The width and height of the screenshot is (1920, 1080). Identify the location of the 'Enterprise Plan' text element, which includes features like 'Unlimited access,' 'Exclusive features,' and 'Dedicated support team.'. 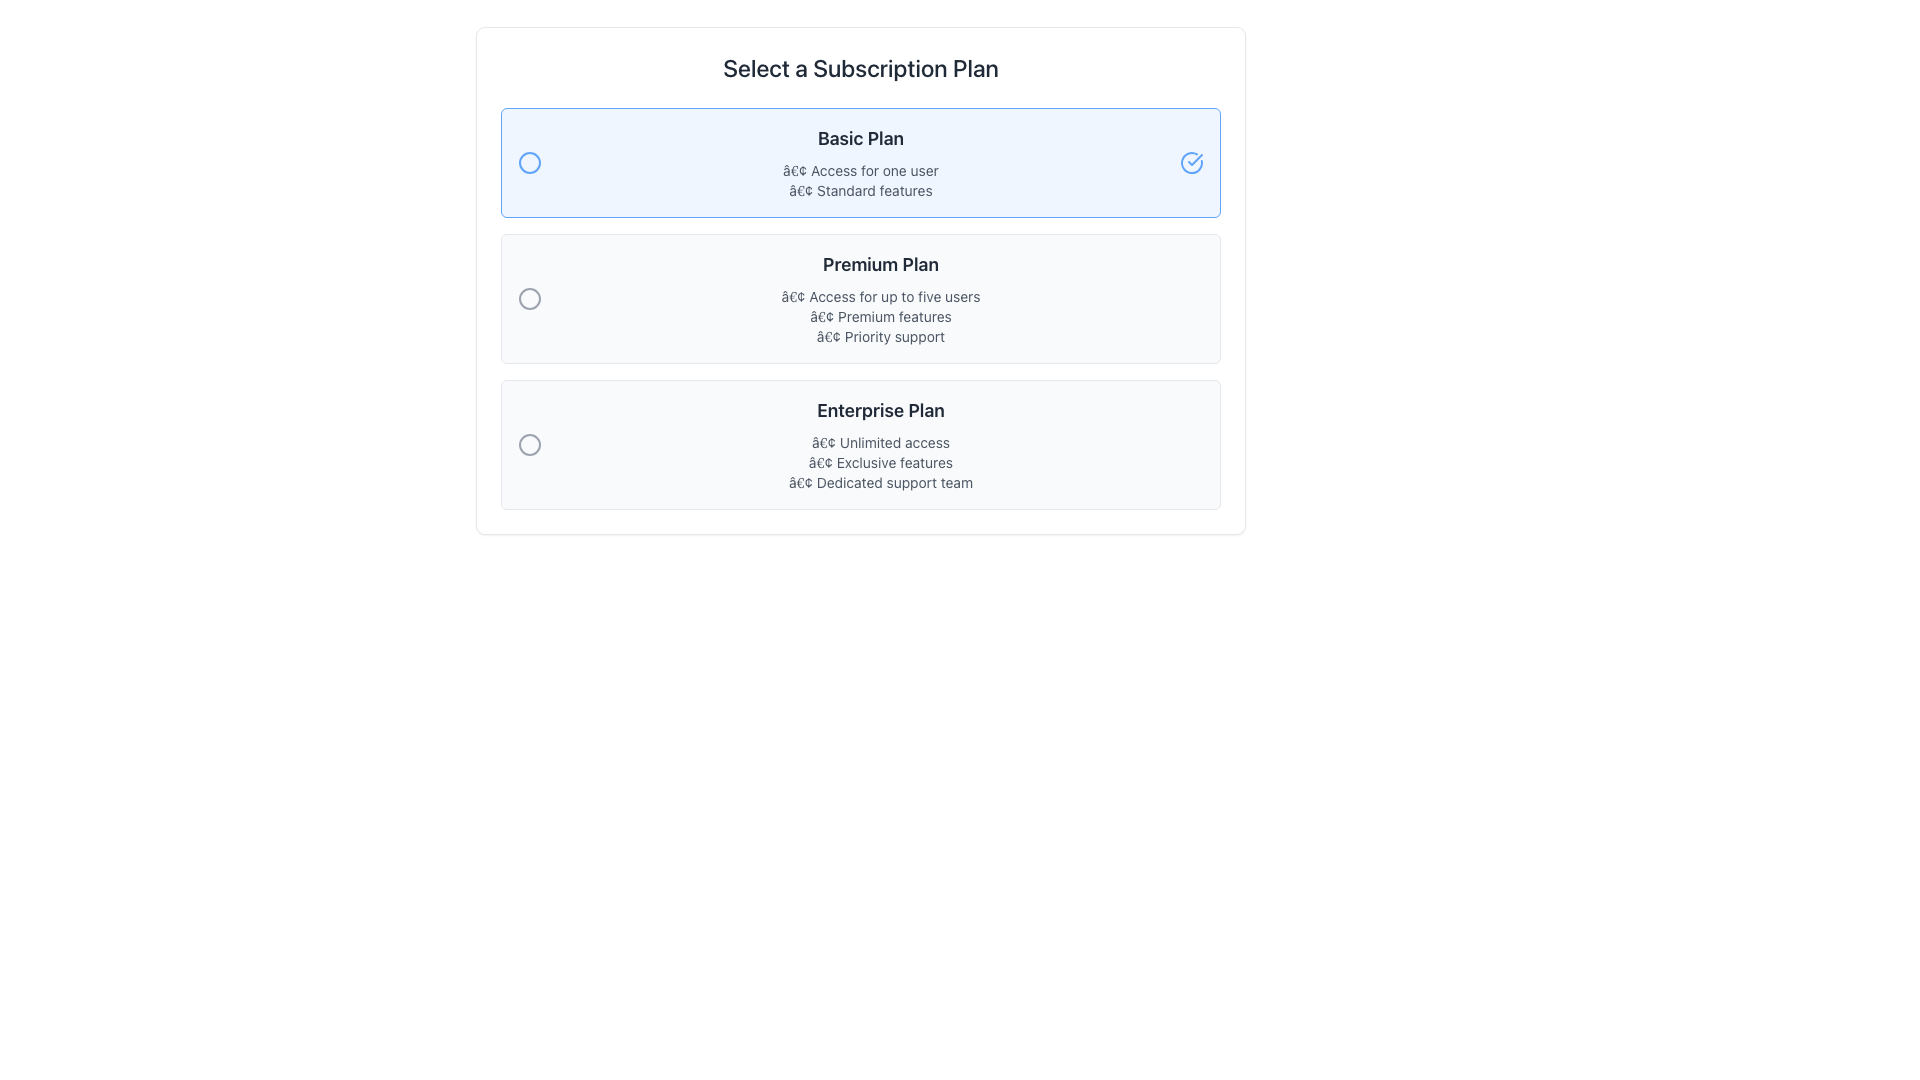
(880, 443).